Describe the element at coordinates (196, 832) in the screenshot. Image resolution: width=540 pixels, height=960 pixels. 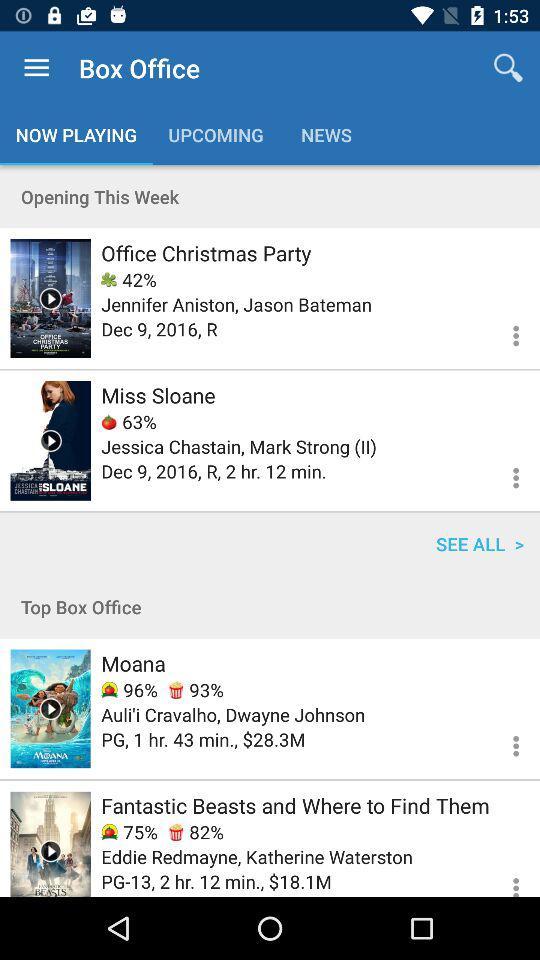
I see `82%` at that location.